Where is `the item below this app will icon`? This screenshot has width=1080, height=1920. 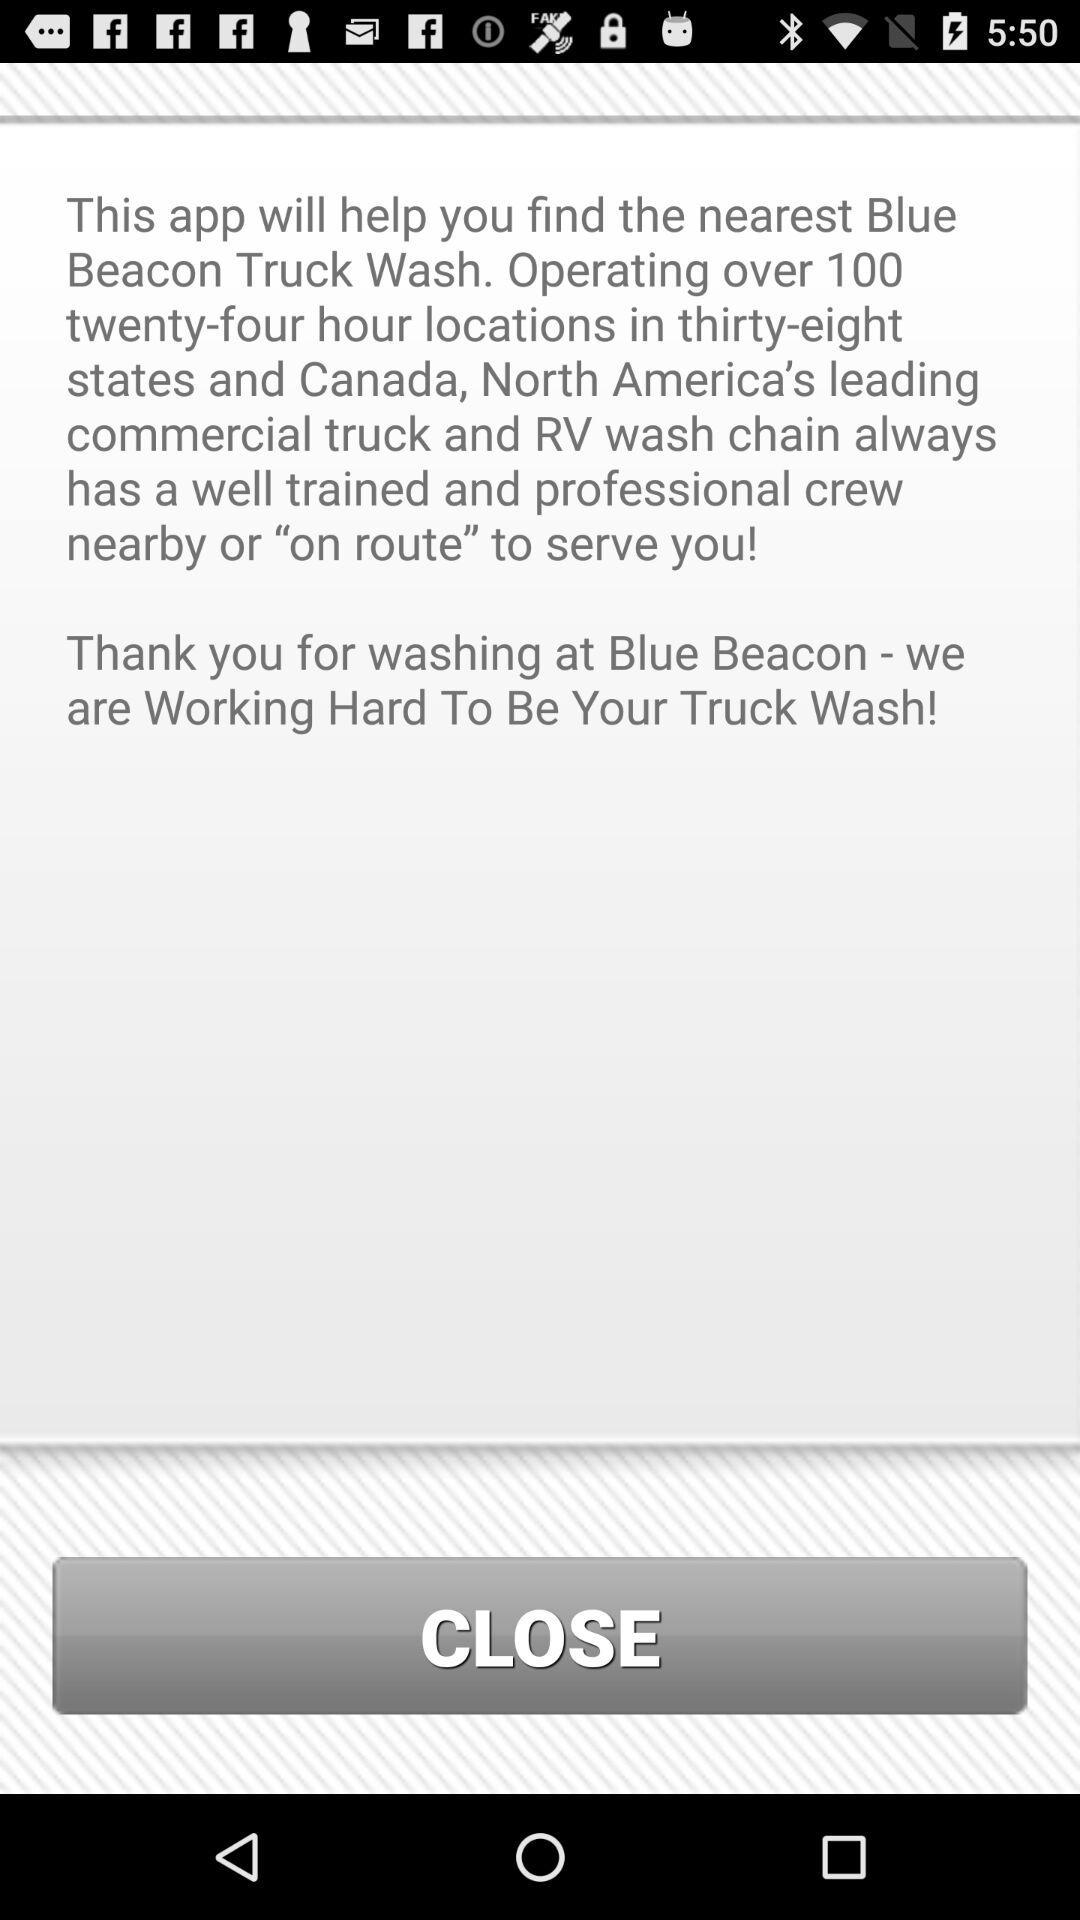 the item below this app will icon is located at coordinates (540, 1635).